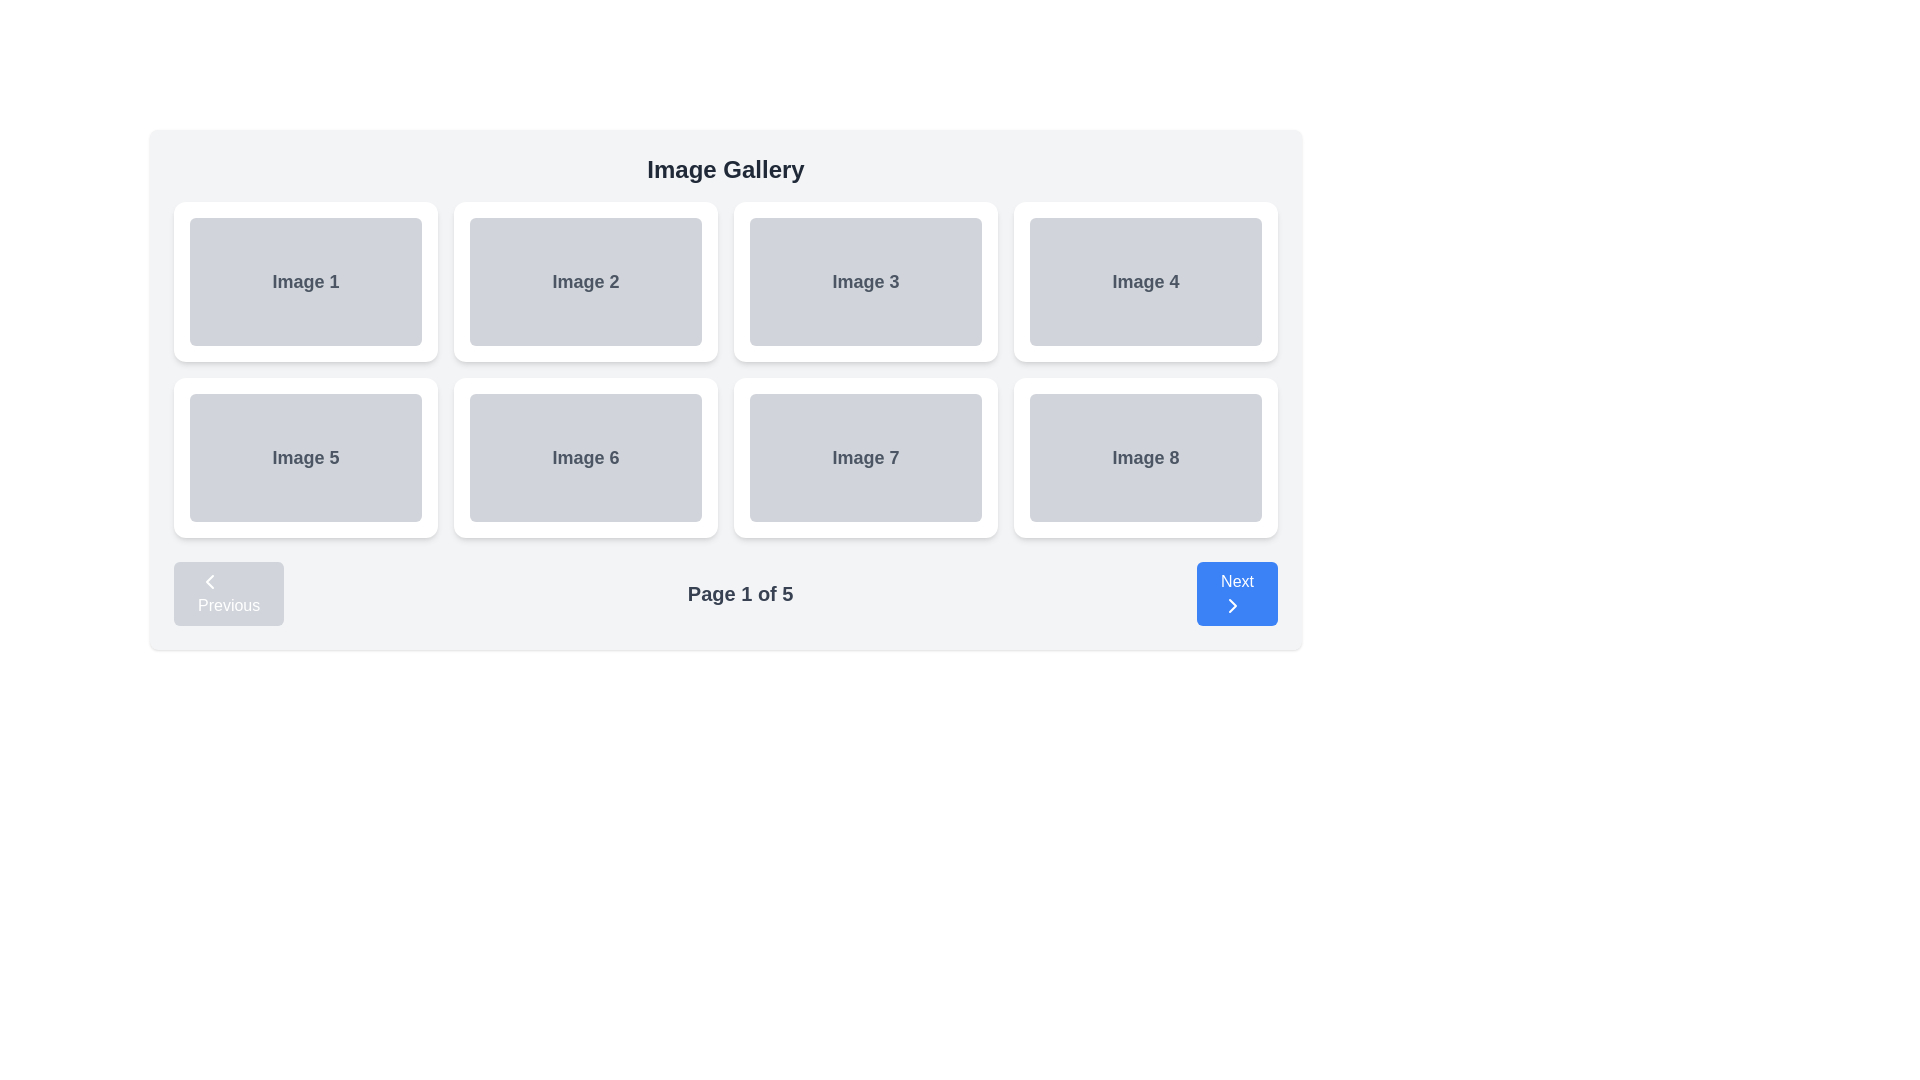 This screenshot has height=1080, width=1920. Describe the element at coordinates (305, 281) in the screenshot. I see `the image preview card located at the top-left corner of the grid layout` at that location.